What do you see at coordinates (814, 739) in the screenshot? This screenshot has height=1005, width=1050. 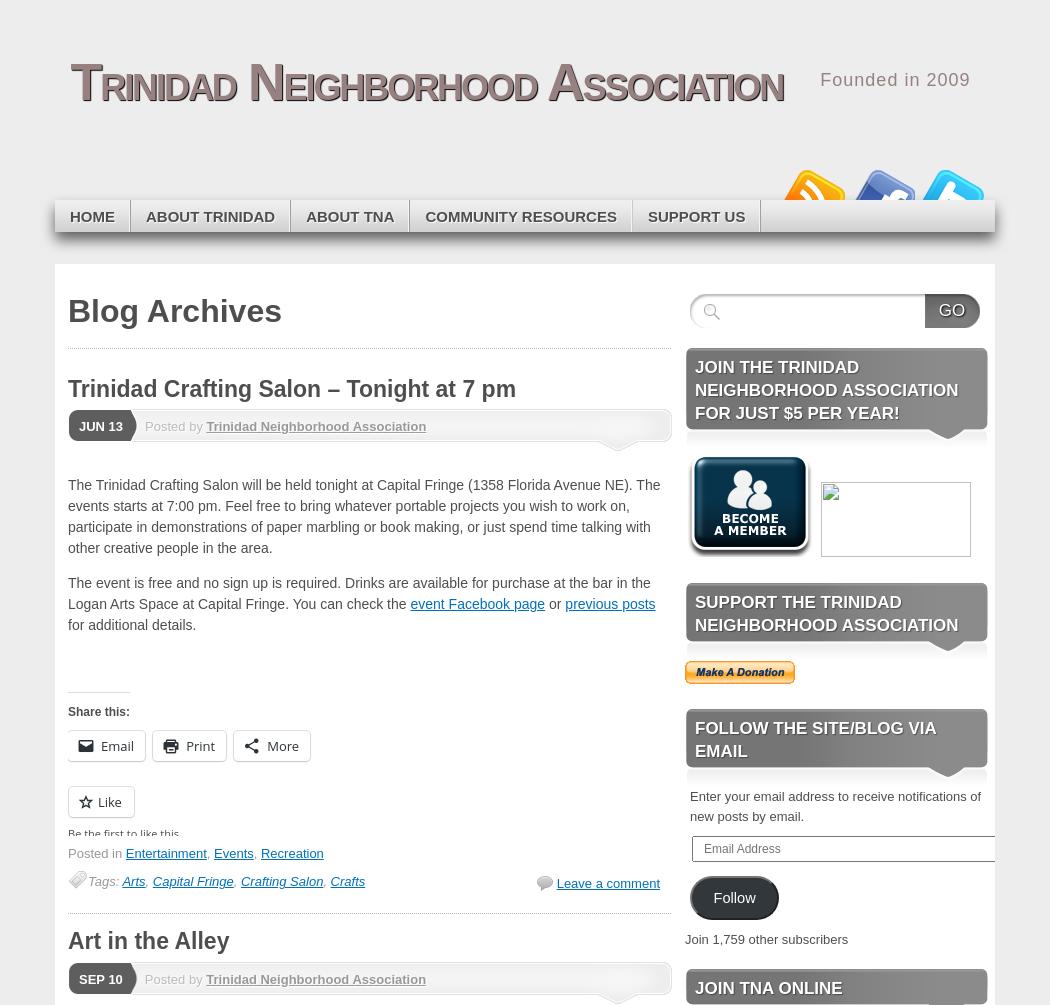 I see `'Follow the site/blog via email'` at bounding box center [814, 739].